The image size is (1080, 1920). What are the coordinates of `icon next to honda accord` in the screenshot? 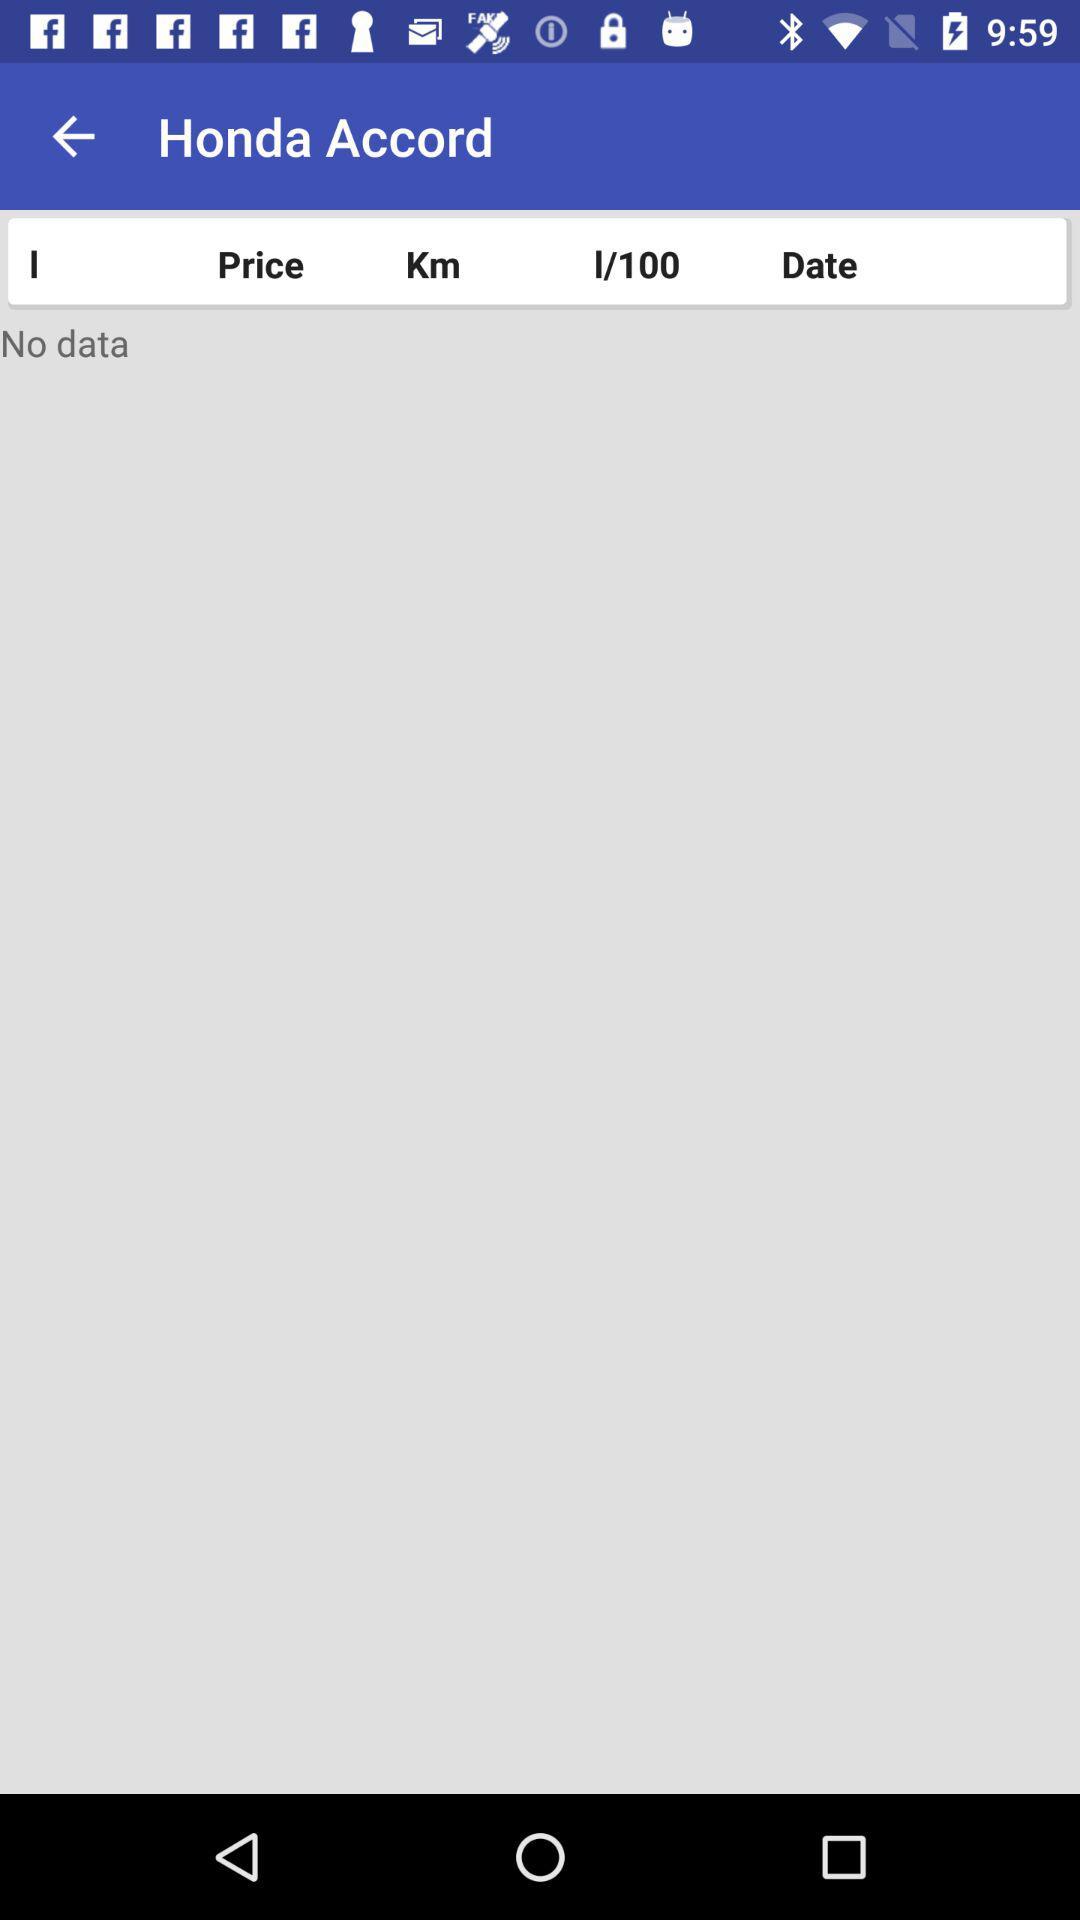 It's located at (72, 135).